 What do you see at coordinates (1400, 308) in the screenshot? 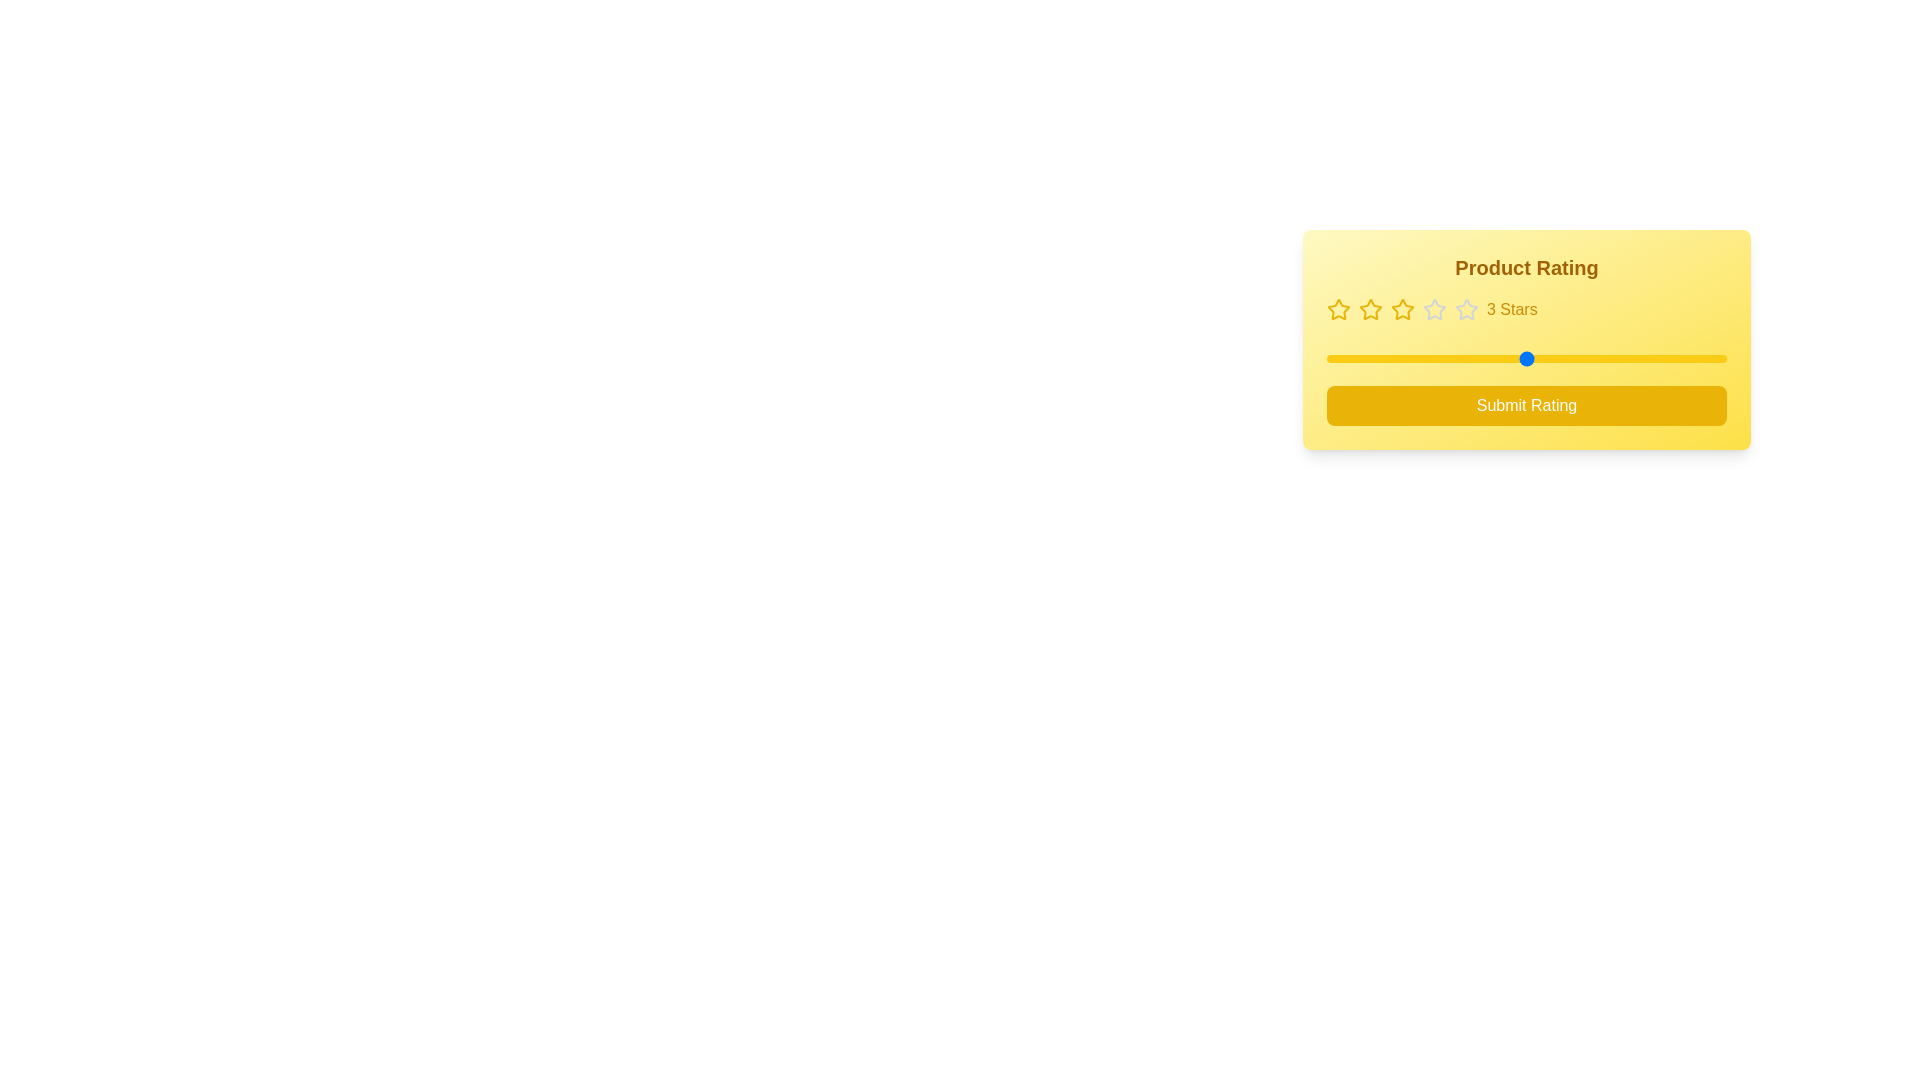
I see `the second star-shaped interactive rating icon, which is prominently styled in yellow and located within a product rating card, to rate it` at bounding box center [1400, 308].